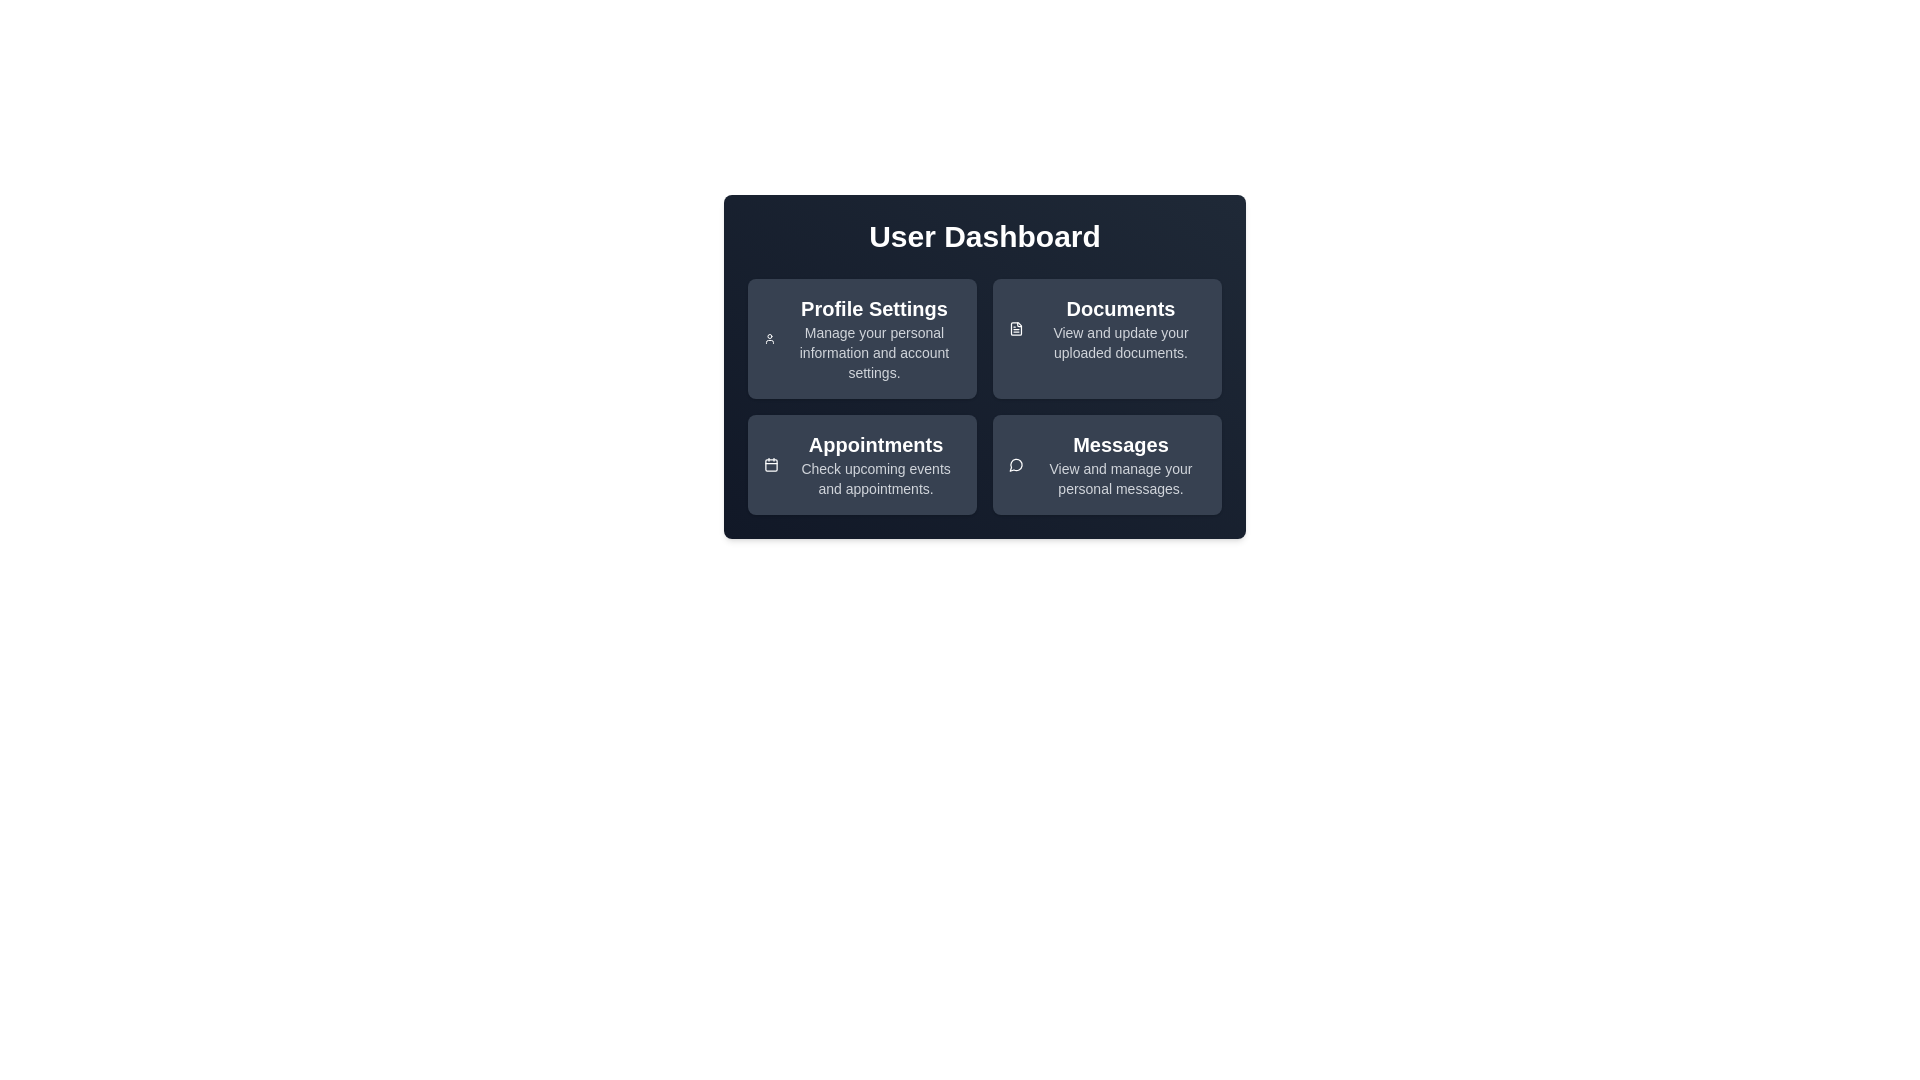 The height and width of the screenshot is (1080, 1920). What do you see at coordinates (862, 338) in the screenshot?
I see `the card titled 'Profile Settings'` at bounding box center [862, 338].